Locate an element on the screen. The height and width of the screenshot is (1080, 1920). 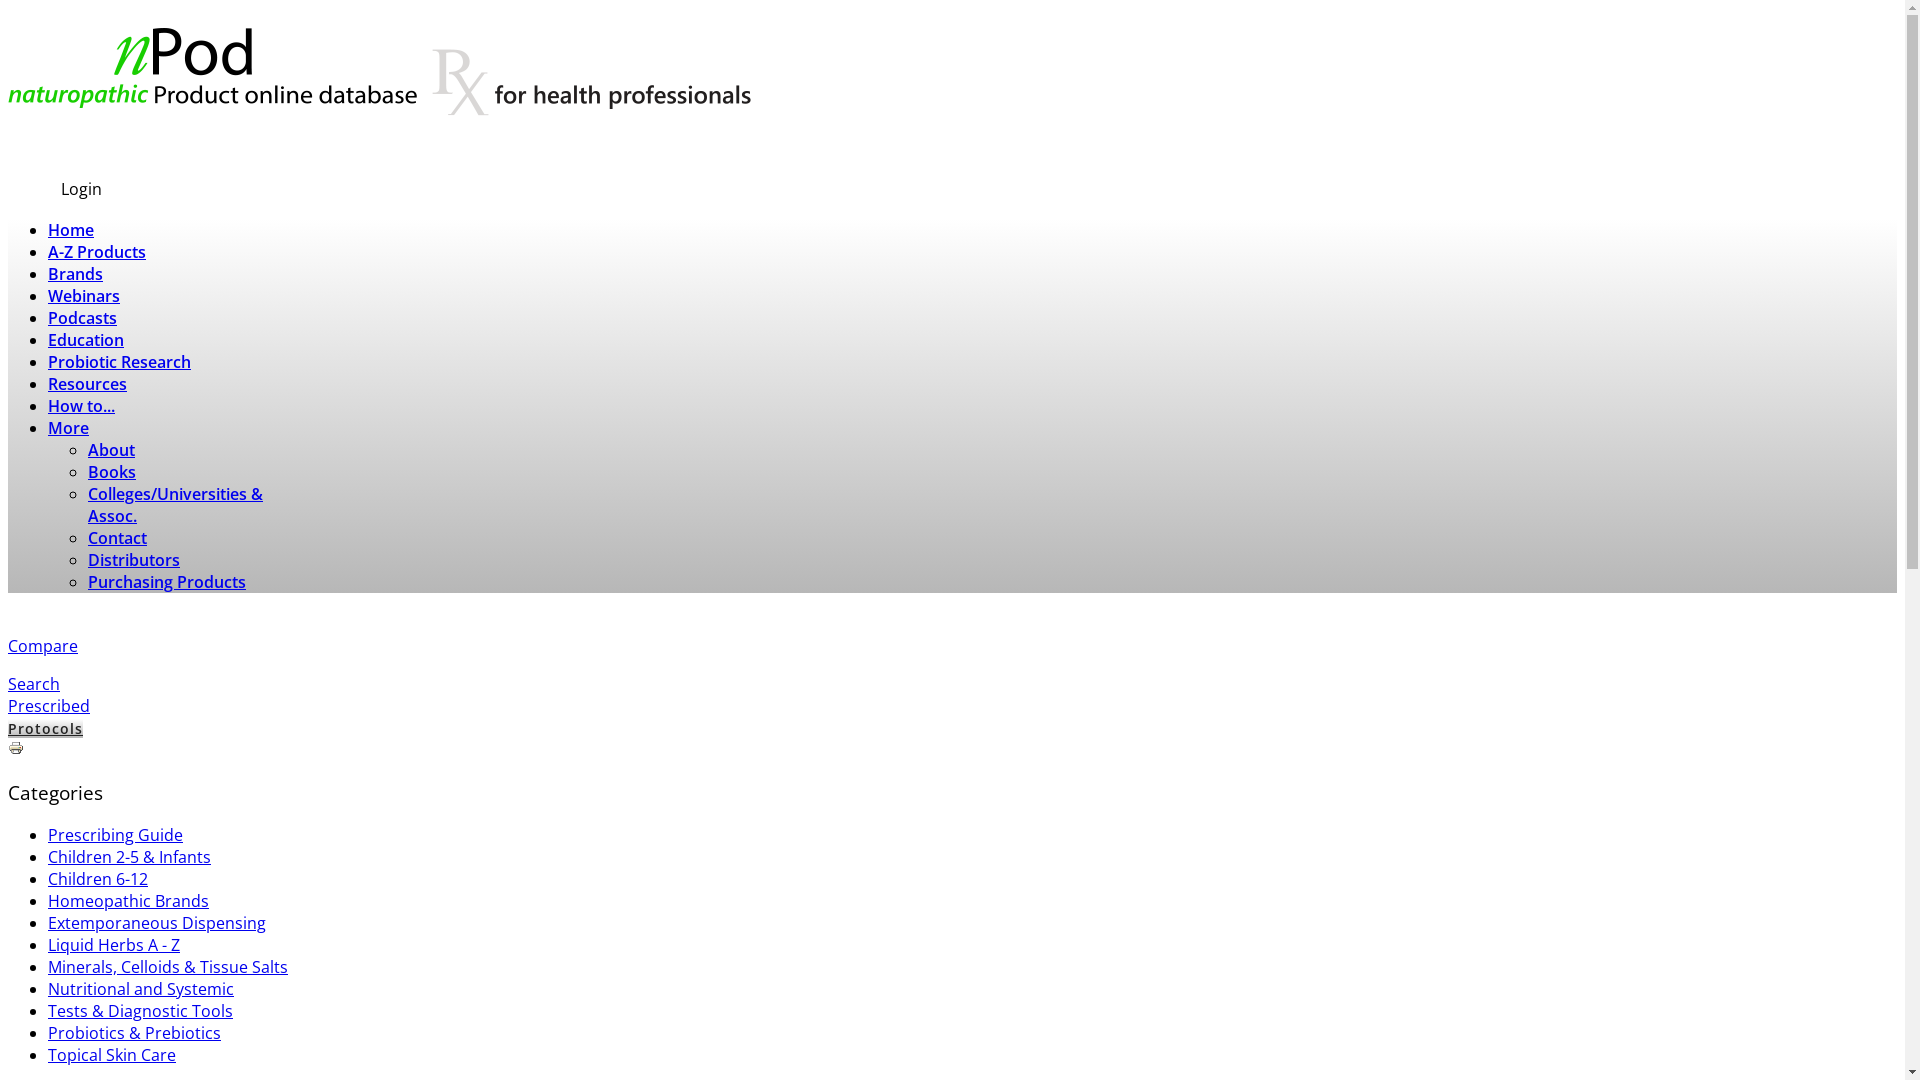
'Podcasts' is located at coordinates (81, 316).